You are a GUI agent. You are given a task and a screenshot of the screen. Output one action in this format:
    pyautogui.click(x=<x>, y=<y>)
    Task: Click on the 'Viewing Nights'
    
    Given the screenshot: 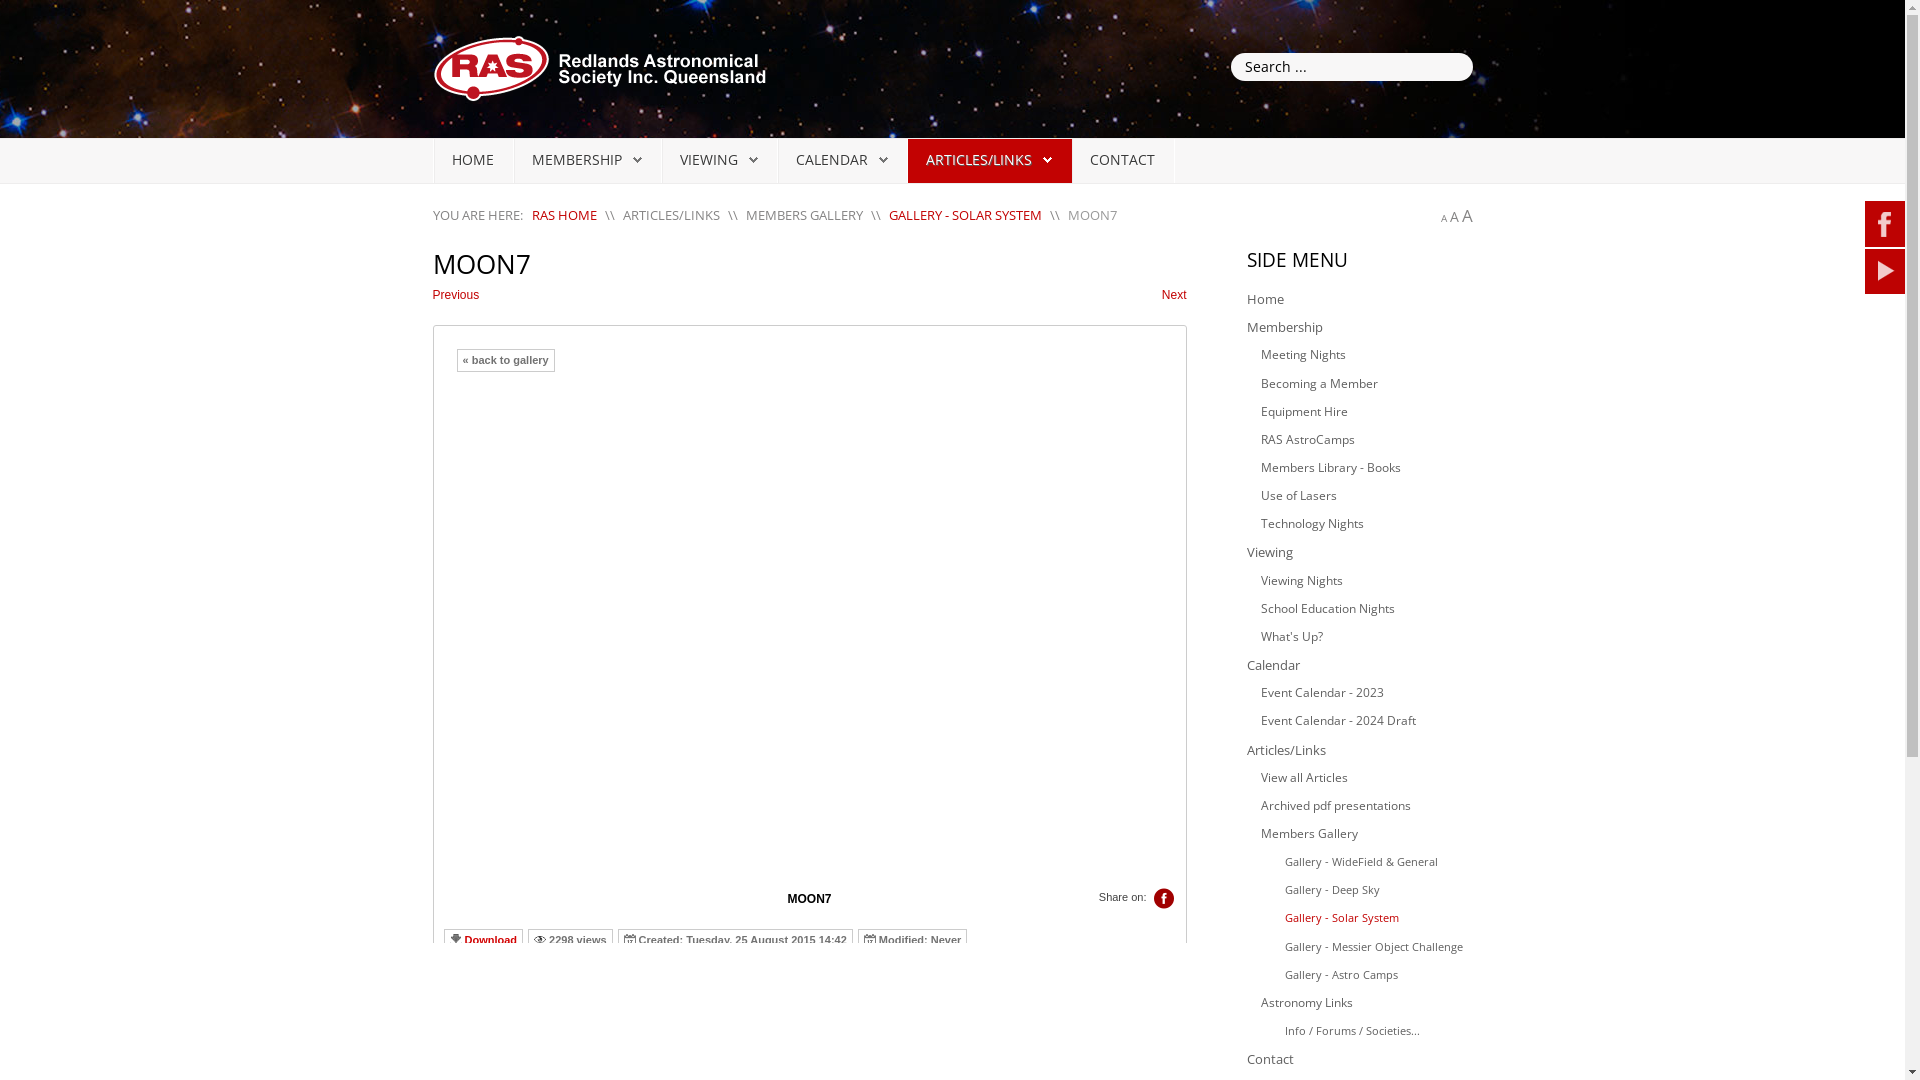 What is the action you would take?
    pyautogui.click(x=1365, y=581)
    